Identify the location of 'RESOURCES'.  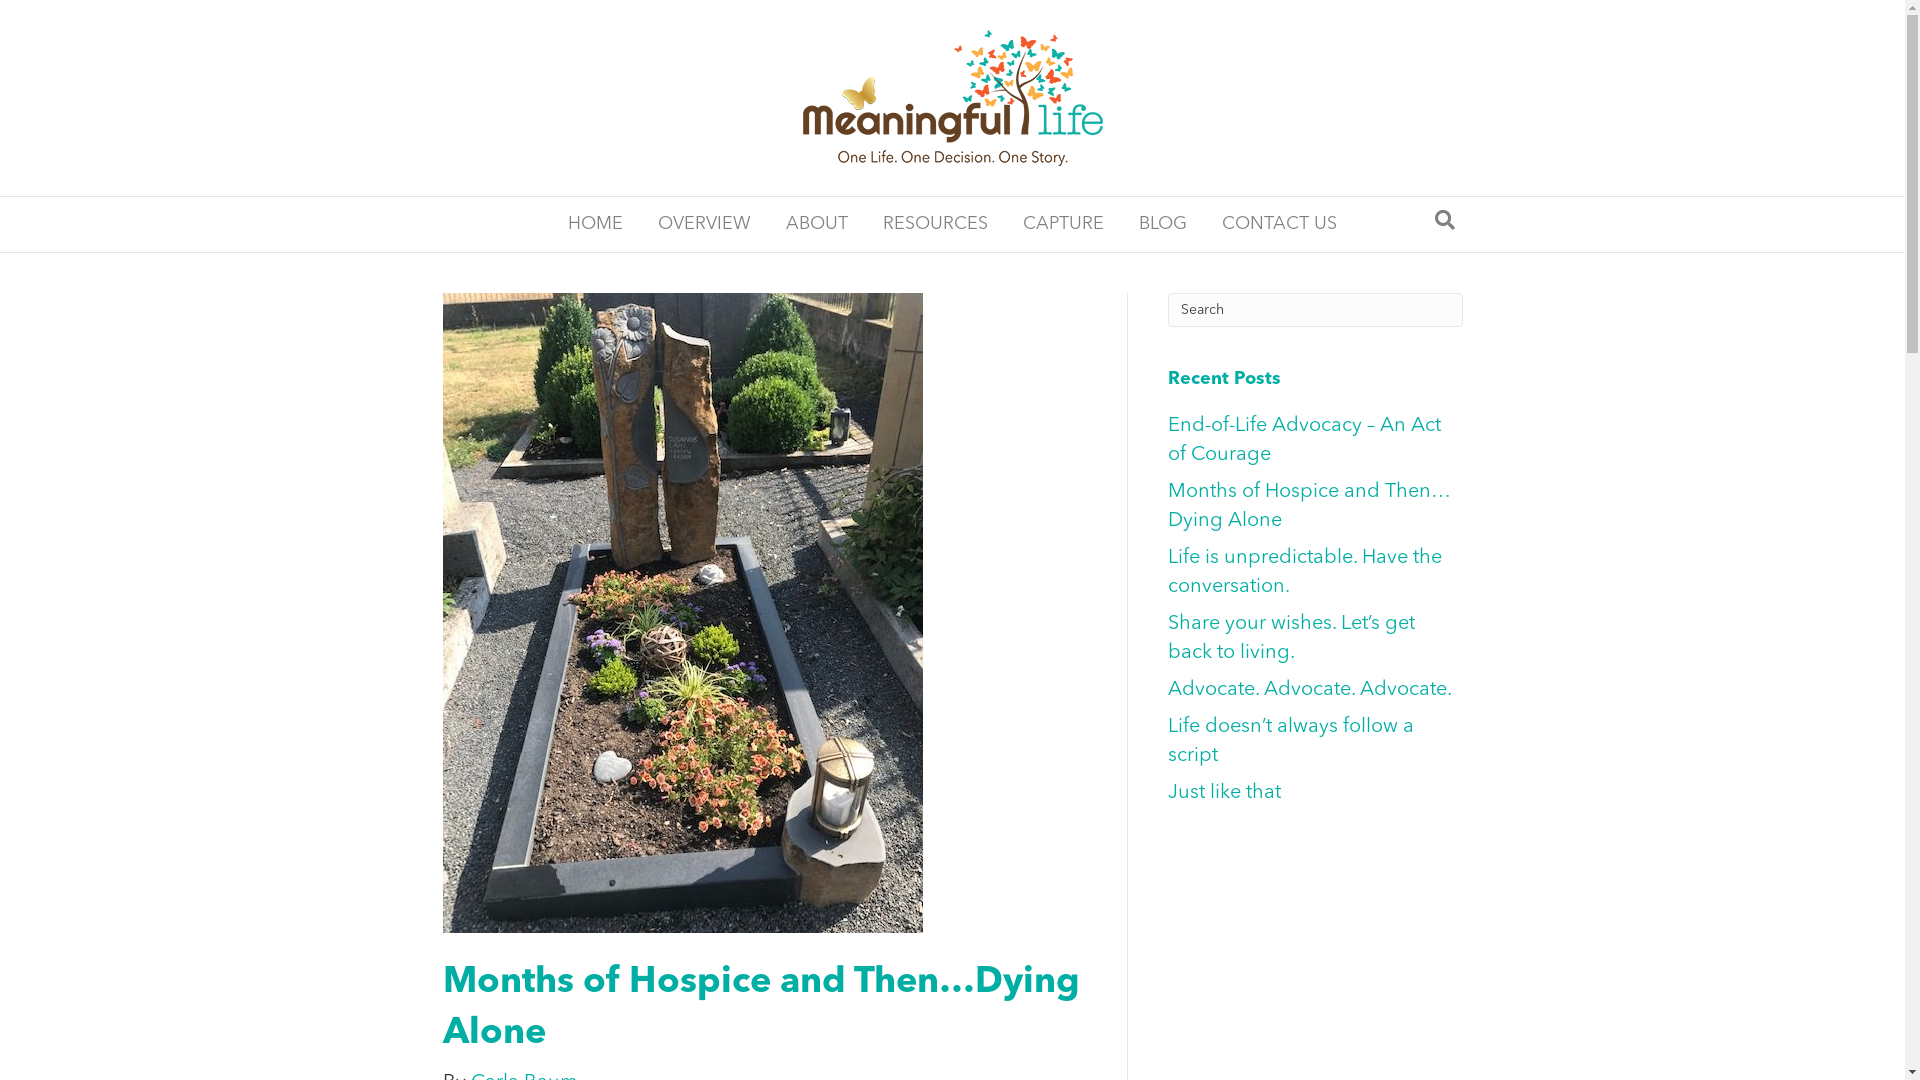
(934, 224).